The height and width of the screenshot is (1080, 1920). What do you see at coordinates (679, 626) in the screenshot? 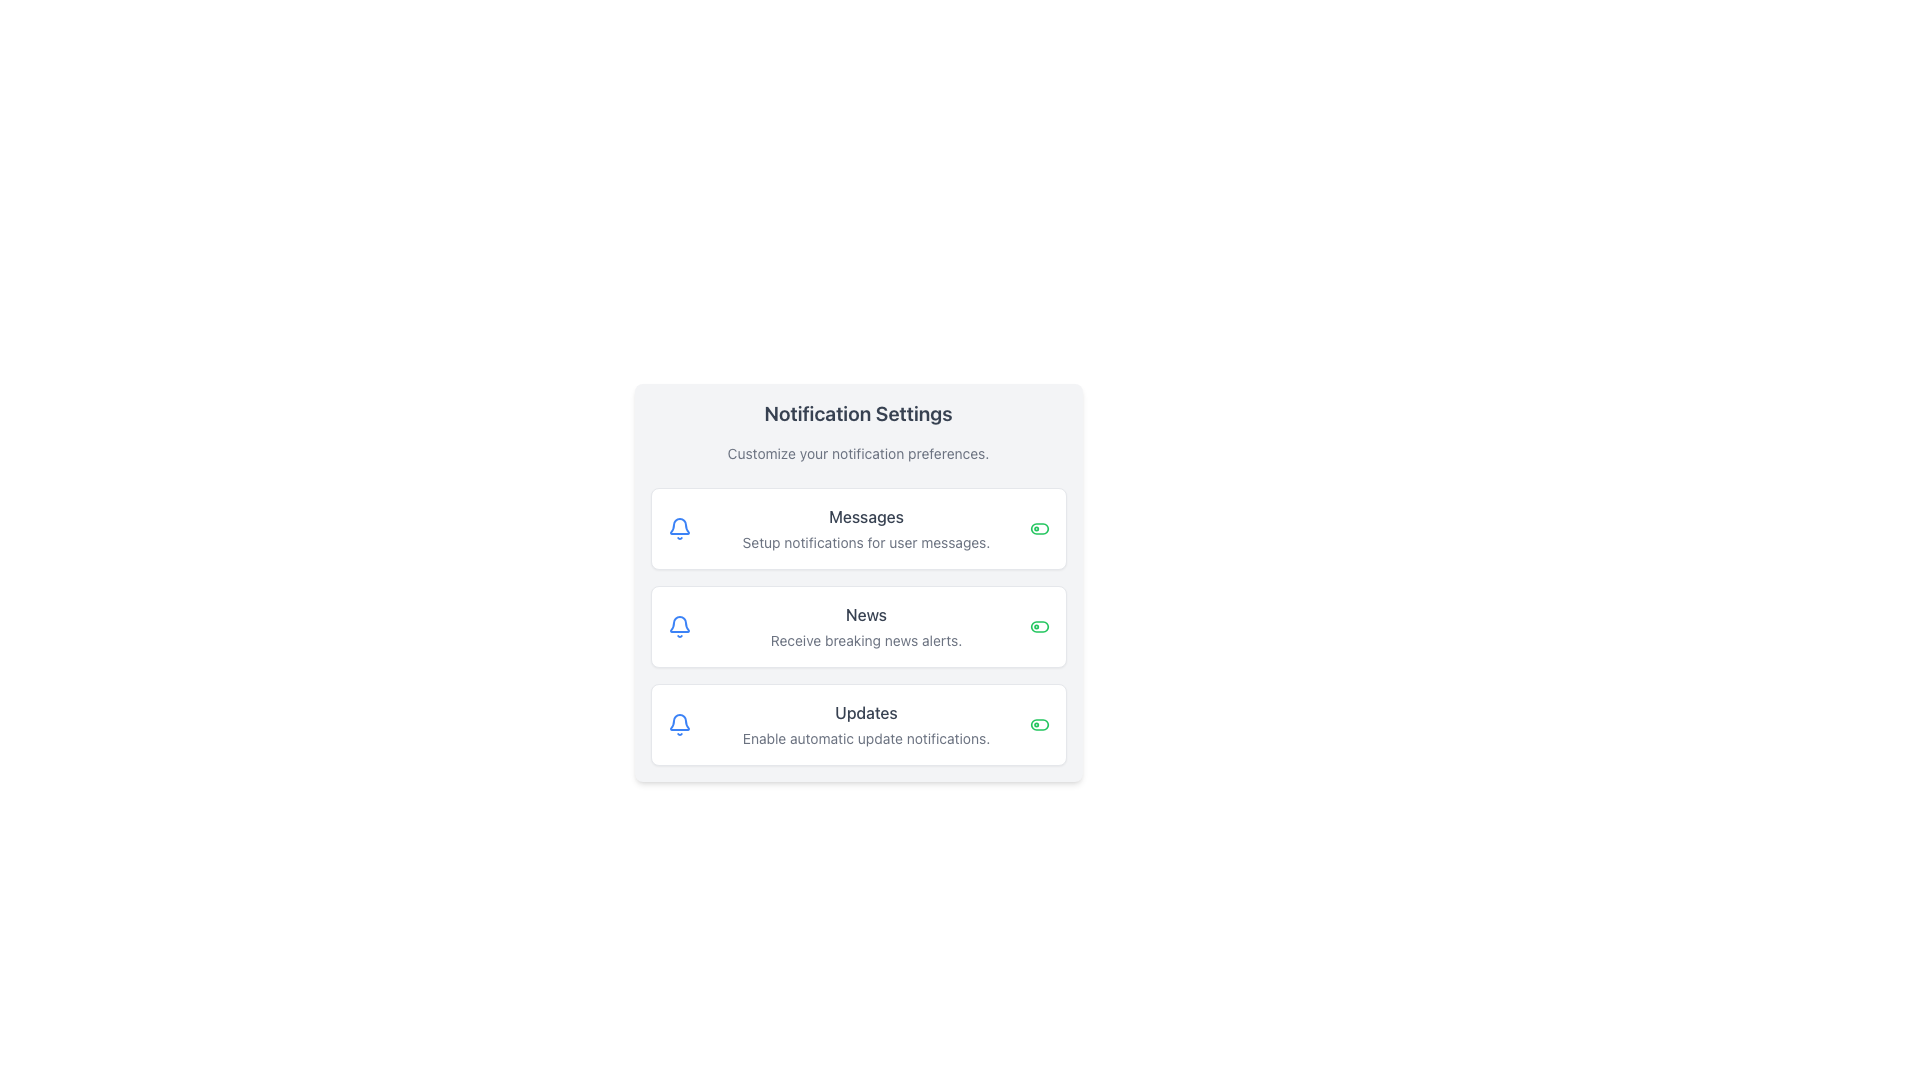
I see `the blue notification bell icon located to the left of the text 'News' which aligns with the second notification block` at bounding box center [679, 626].